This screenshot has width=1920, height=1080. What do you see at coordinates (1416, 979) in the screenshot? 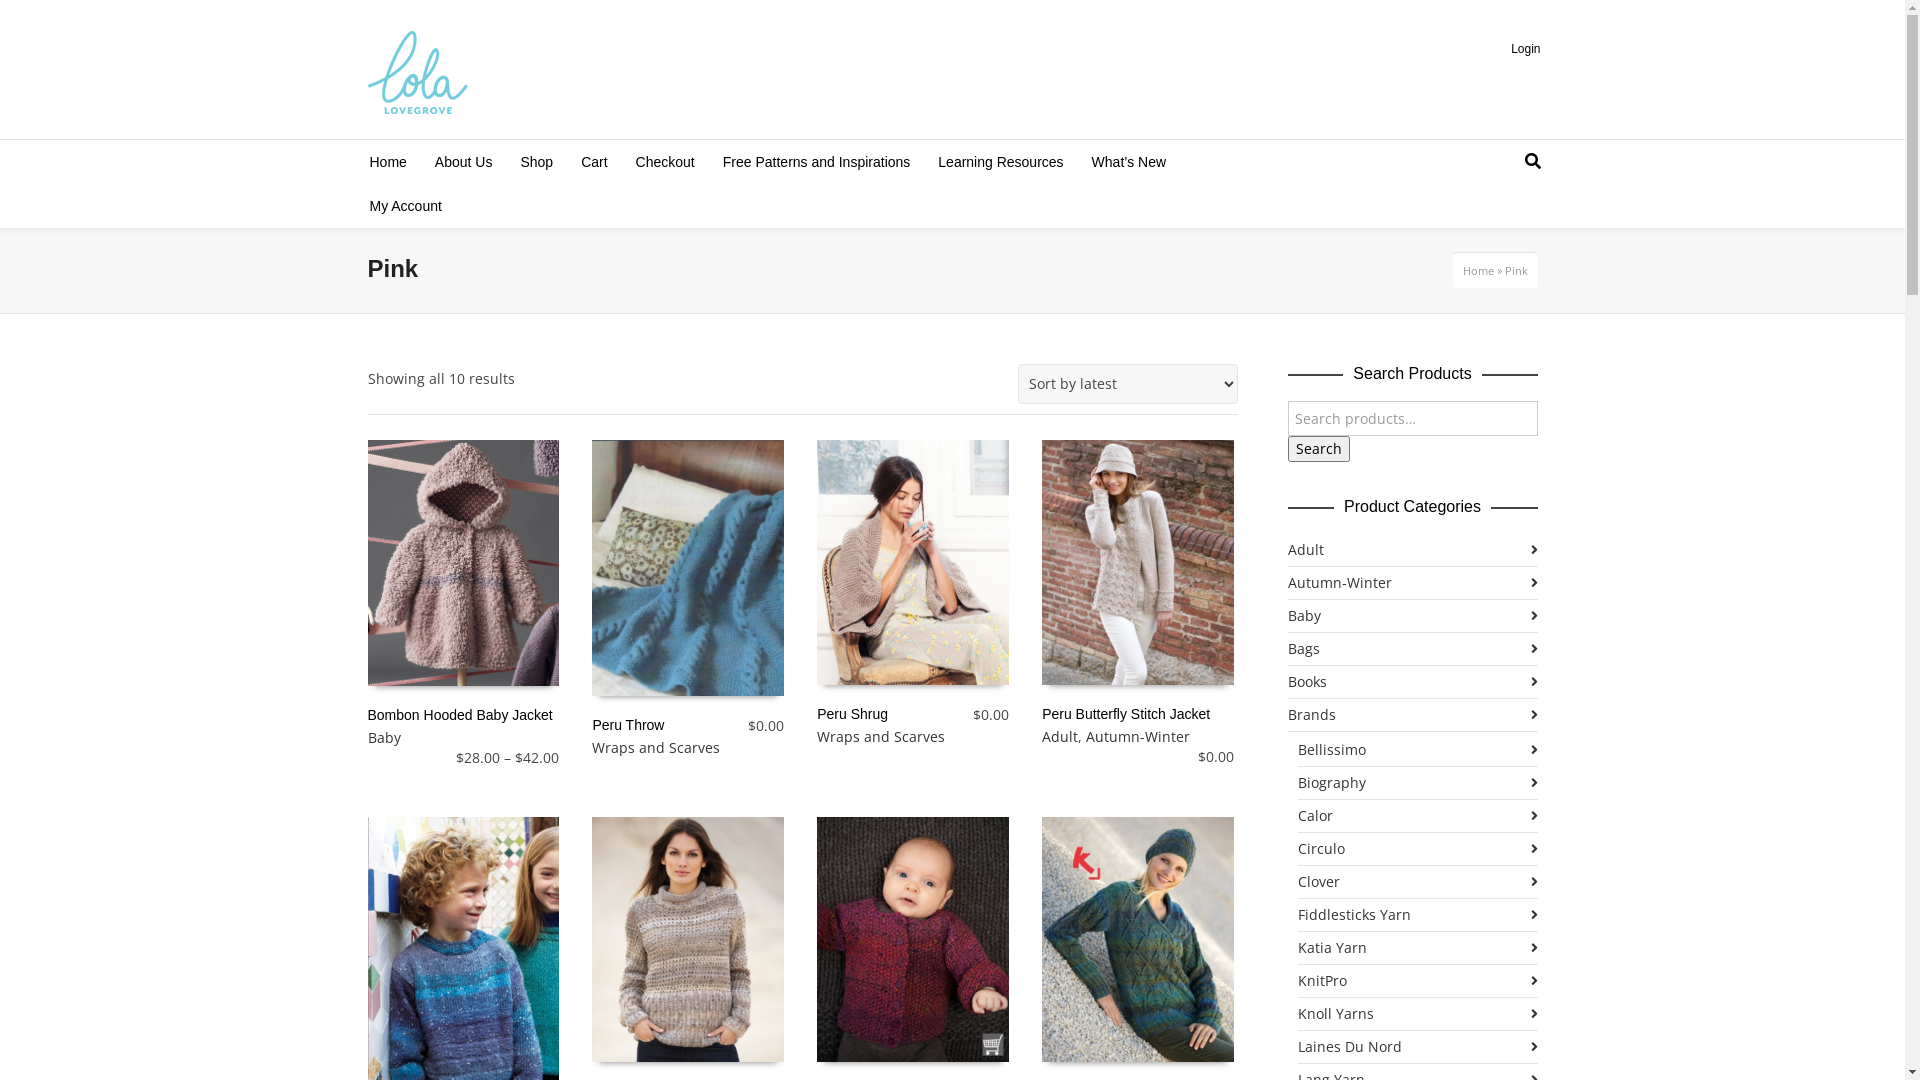
I see `'KnitPro'` at bounding box center [1416, 979].